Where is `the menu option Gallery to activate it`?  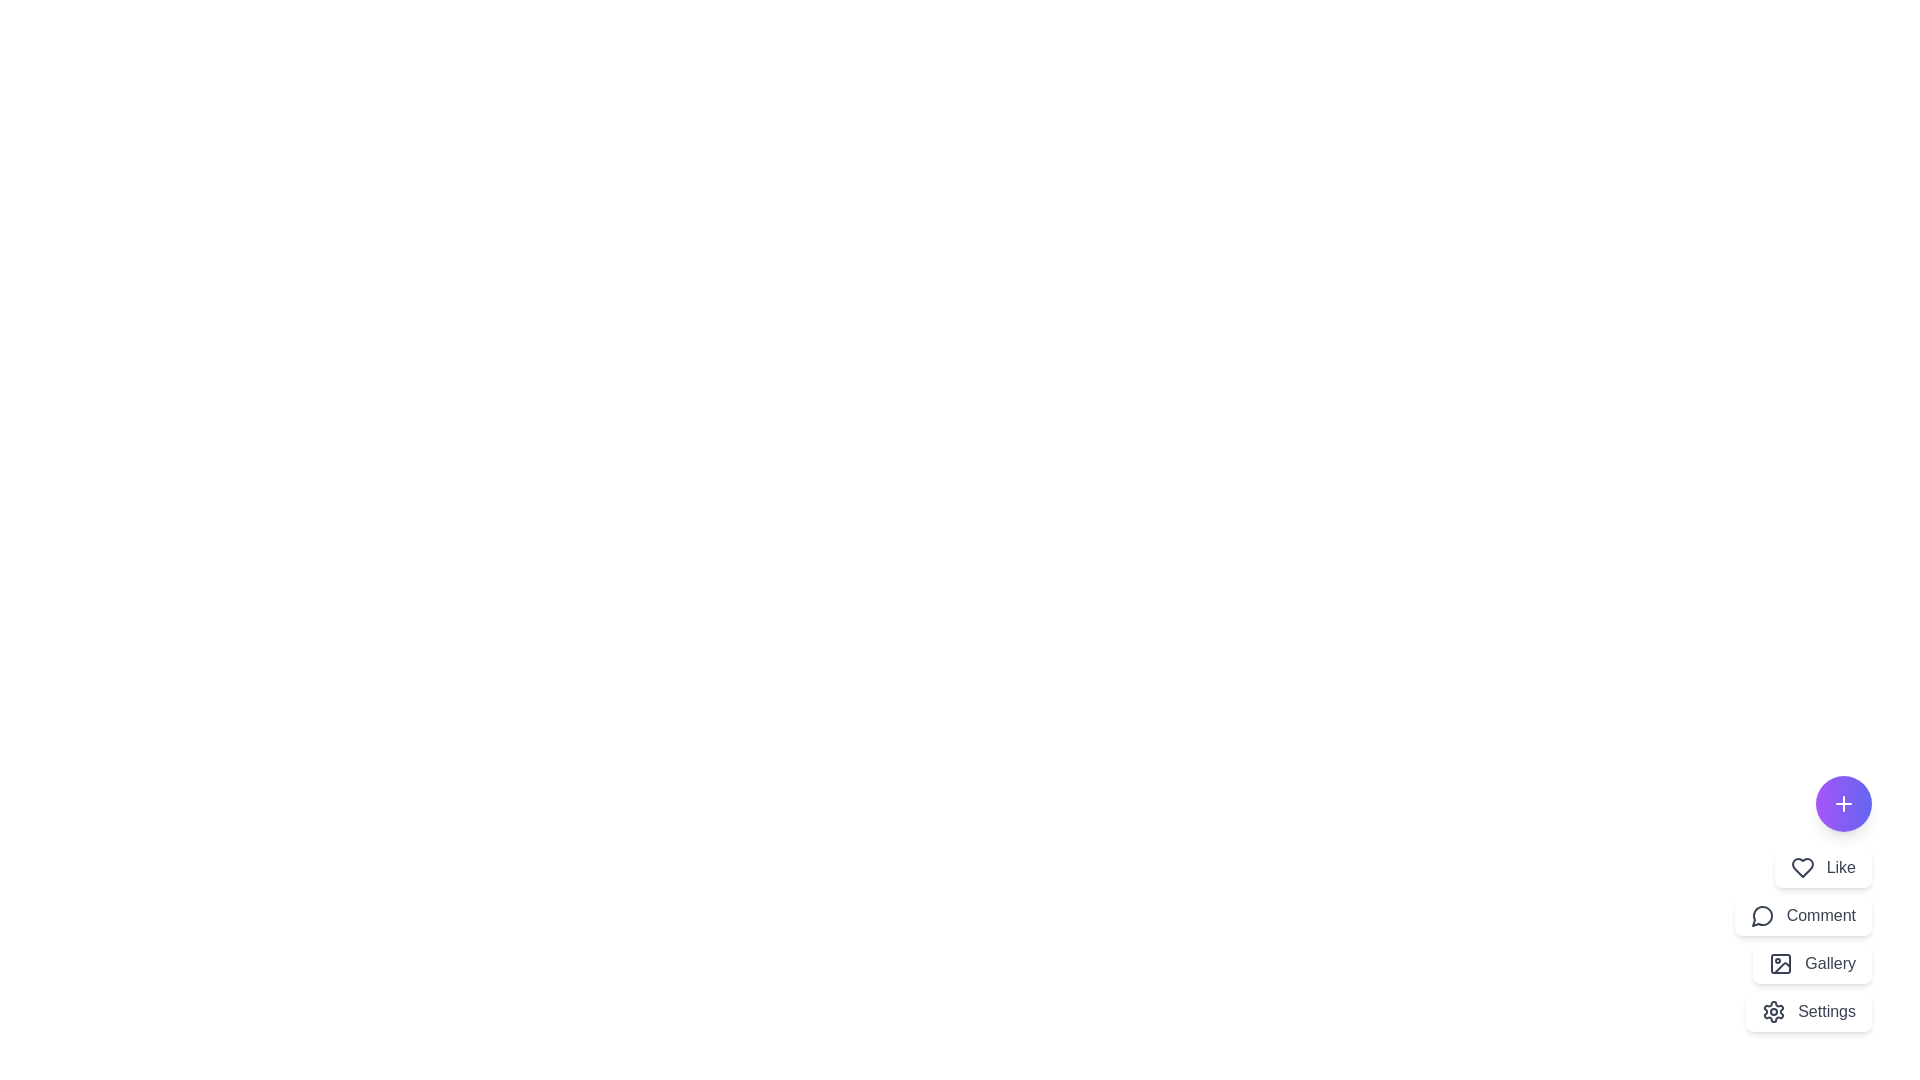 the menu option Gallery to activate it is located at coordinates (1813, 963).